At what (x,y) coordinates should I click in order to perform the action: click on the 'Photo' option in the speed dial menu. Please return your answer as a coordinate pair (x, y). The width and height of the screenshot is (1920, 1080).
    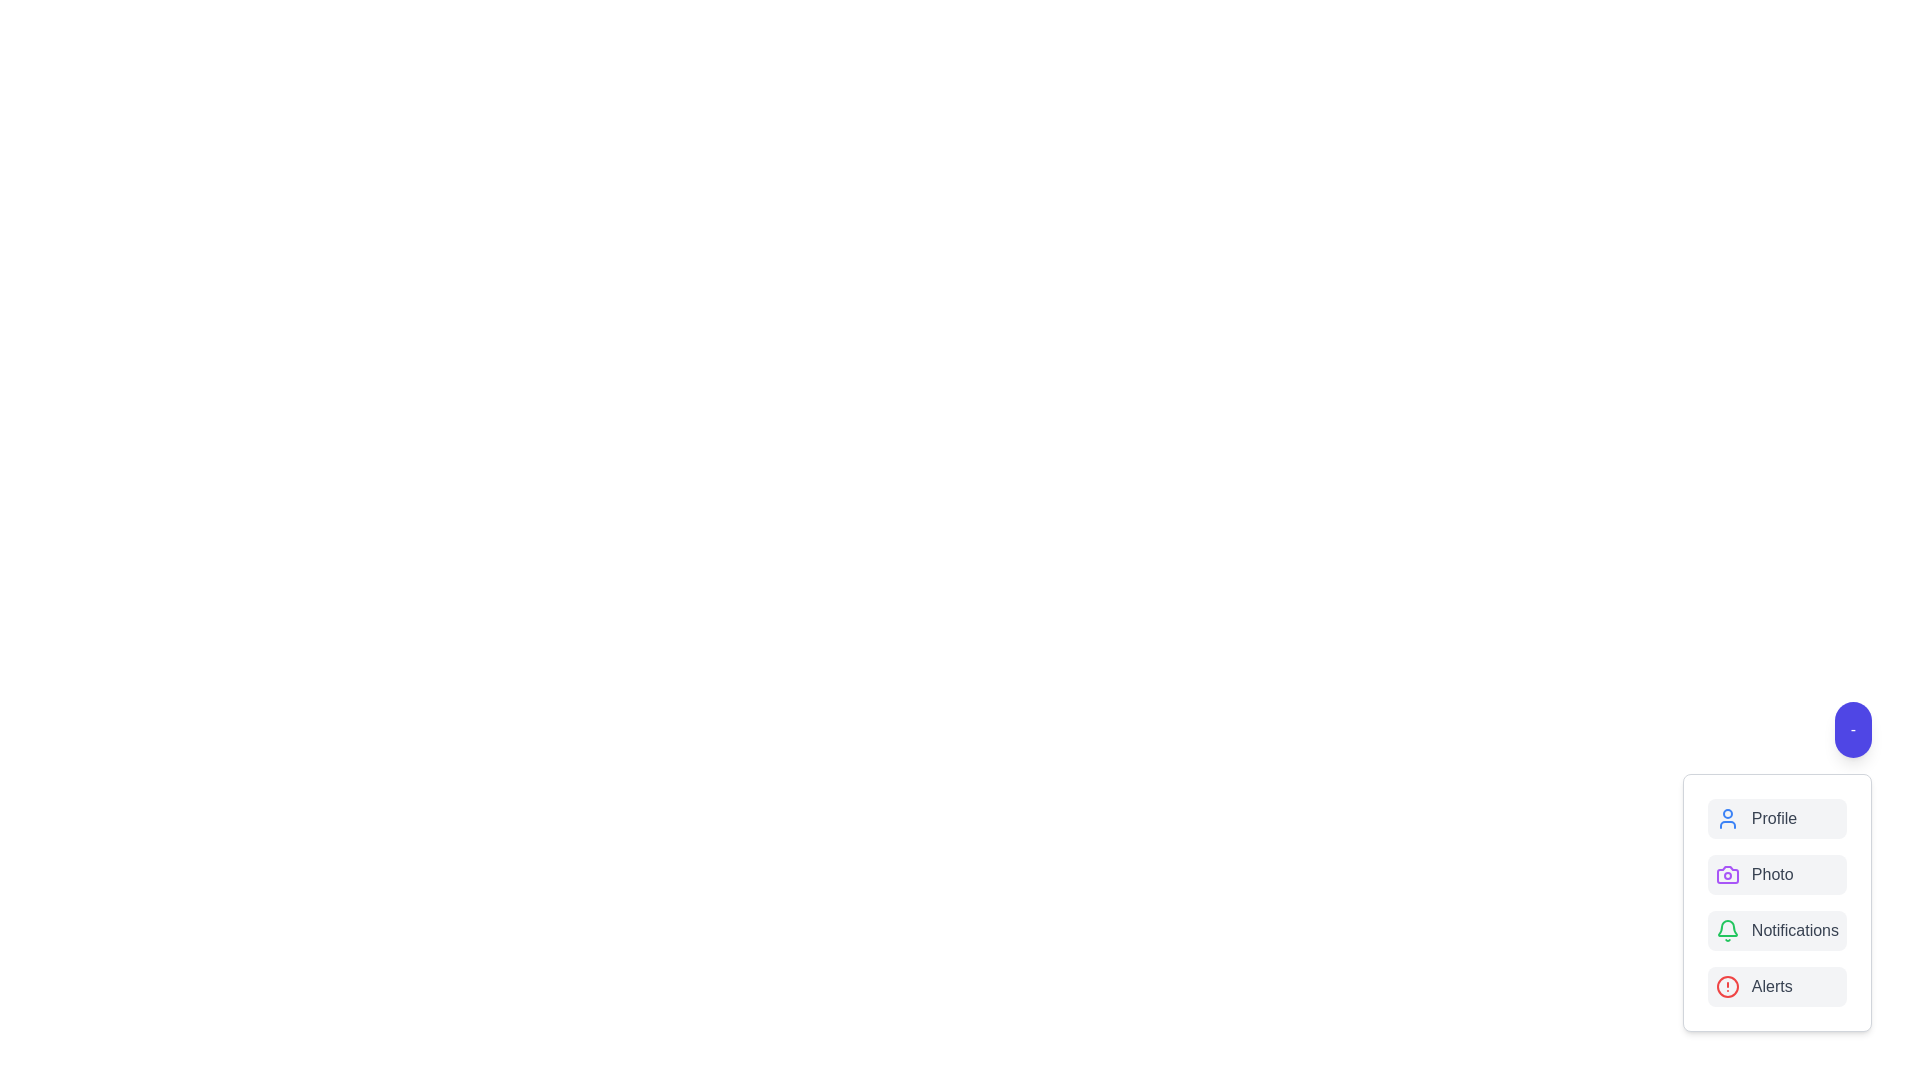
    Looking at the image, I should click on (1777, 874).